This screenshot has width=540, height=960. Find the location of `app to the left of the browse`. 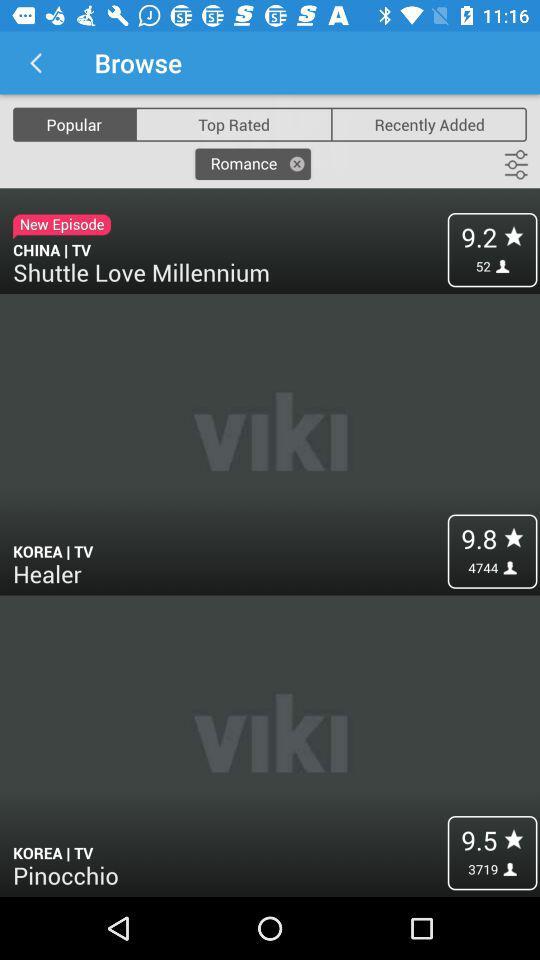

app to the left of the browse is located at coordinates (36, 62).